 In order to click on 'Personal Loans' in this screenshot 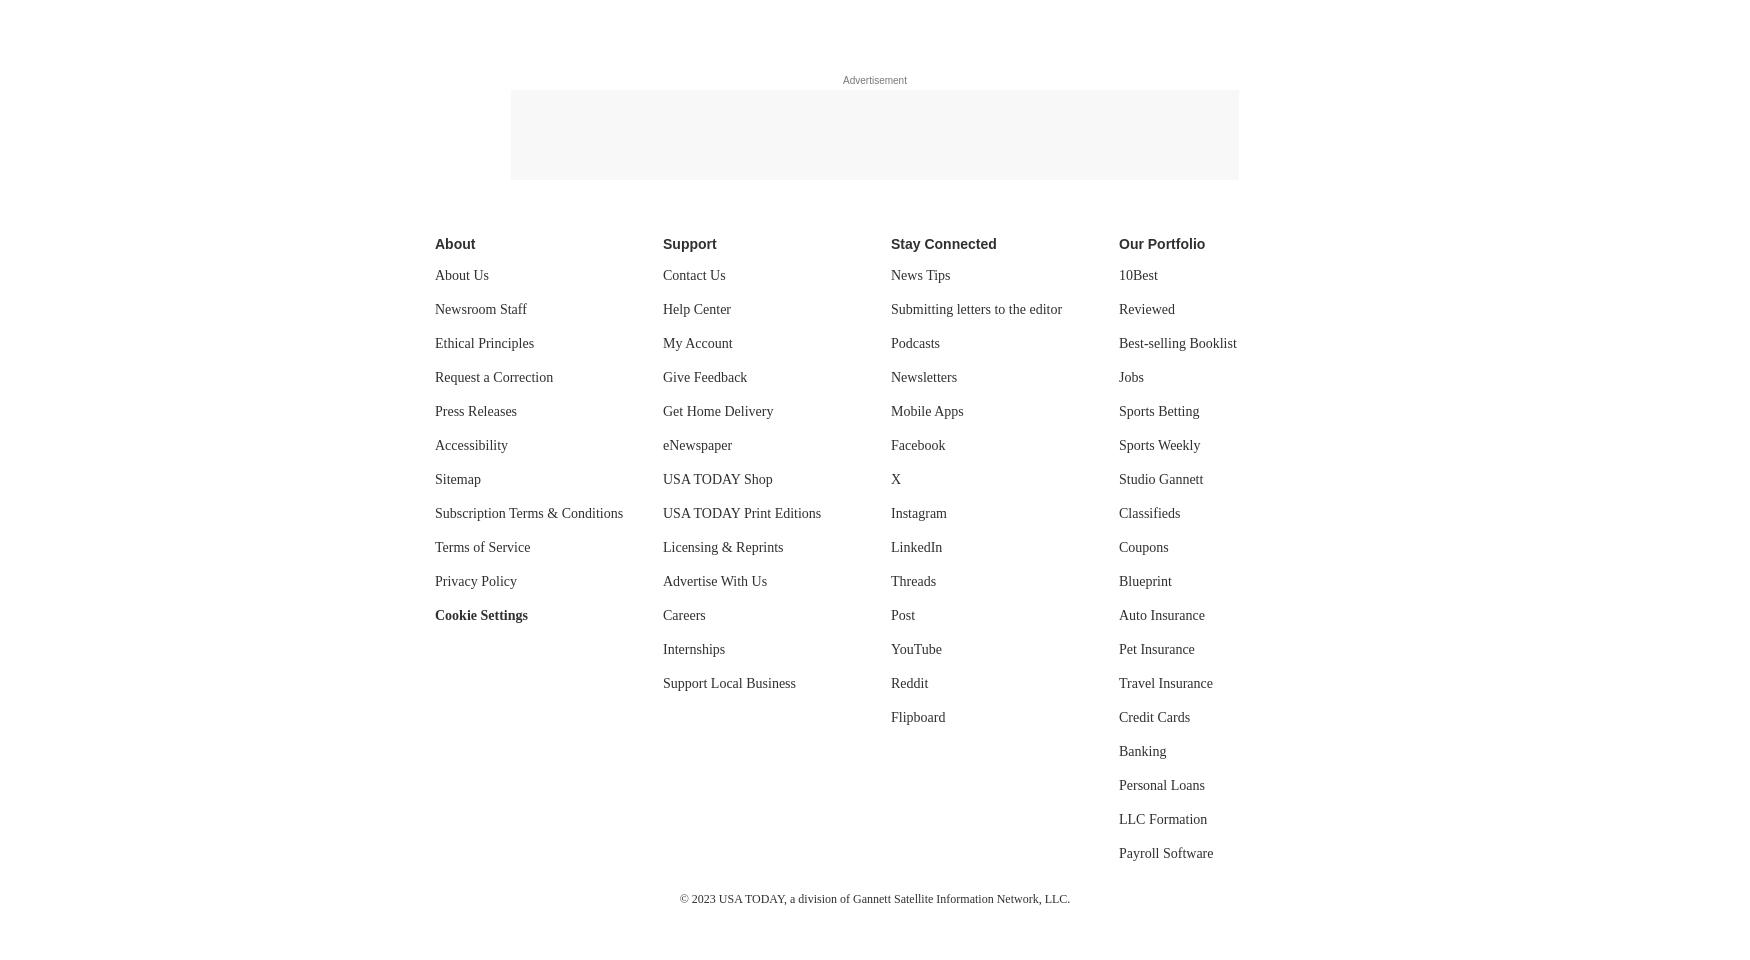, I will do `click(1160, 785)`.